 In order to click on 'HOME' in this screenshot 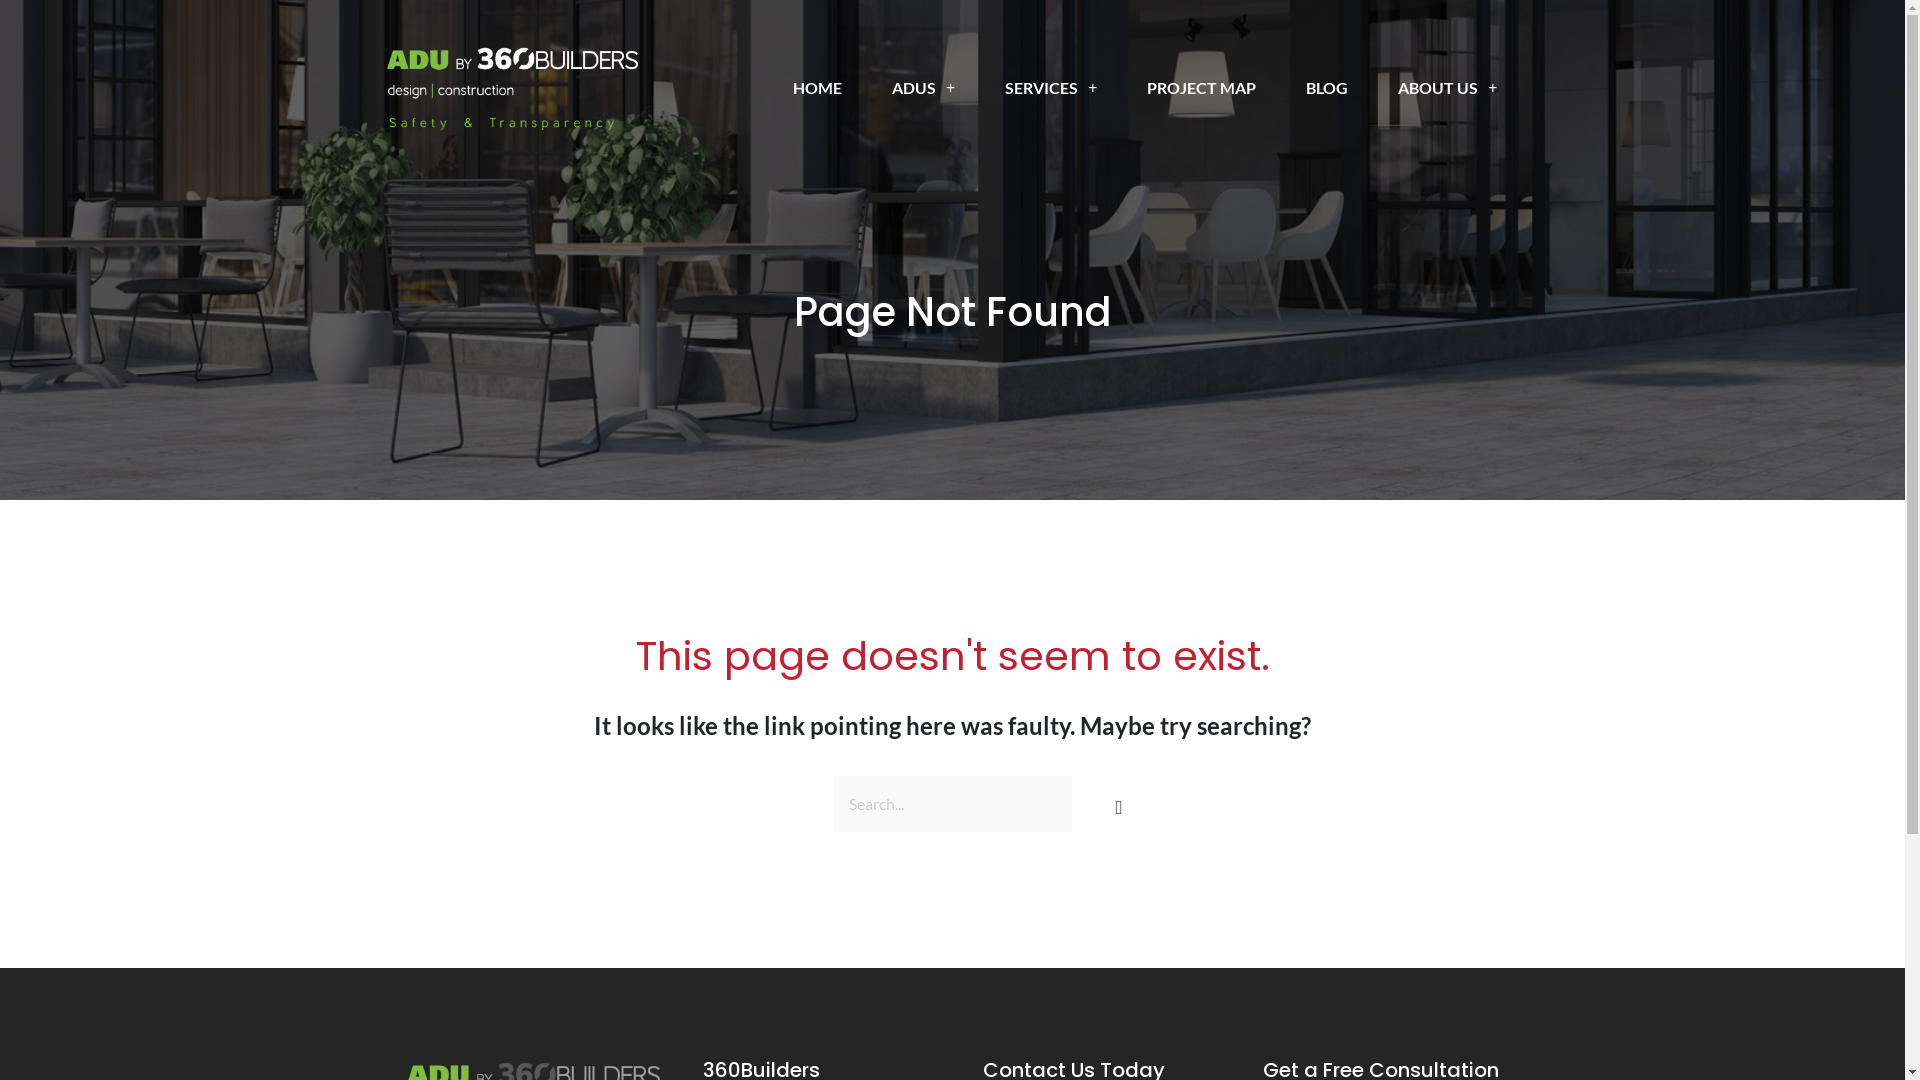, I will do `click(817, 87)`.